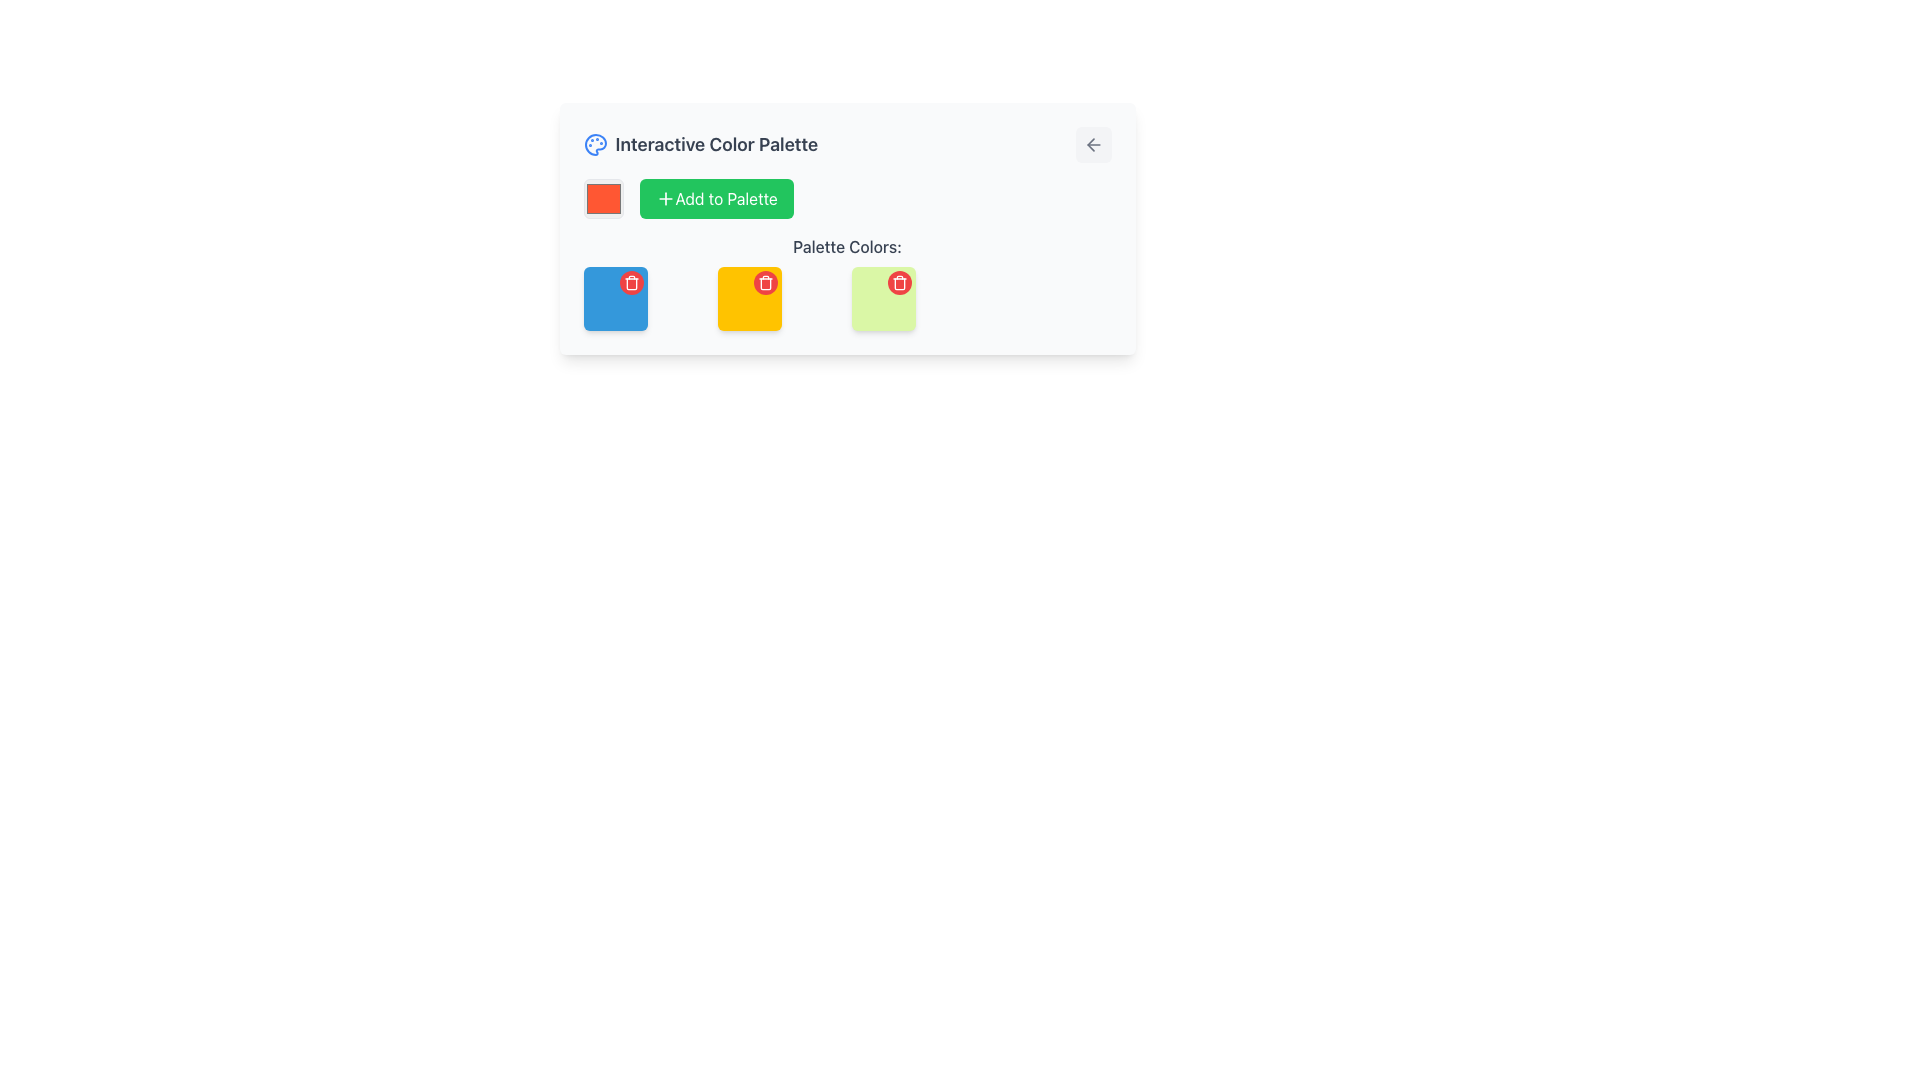 The image size is (1920, 1080). I want to click on the 'Add to Palette' button, which is a green rectangular button with rounded edges displaying the text 'Add to Palette' in white and a '+' icon on its left, so click(725, 199).